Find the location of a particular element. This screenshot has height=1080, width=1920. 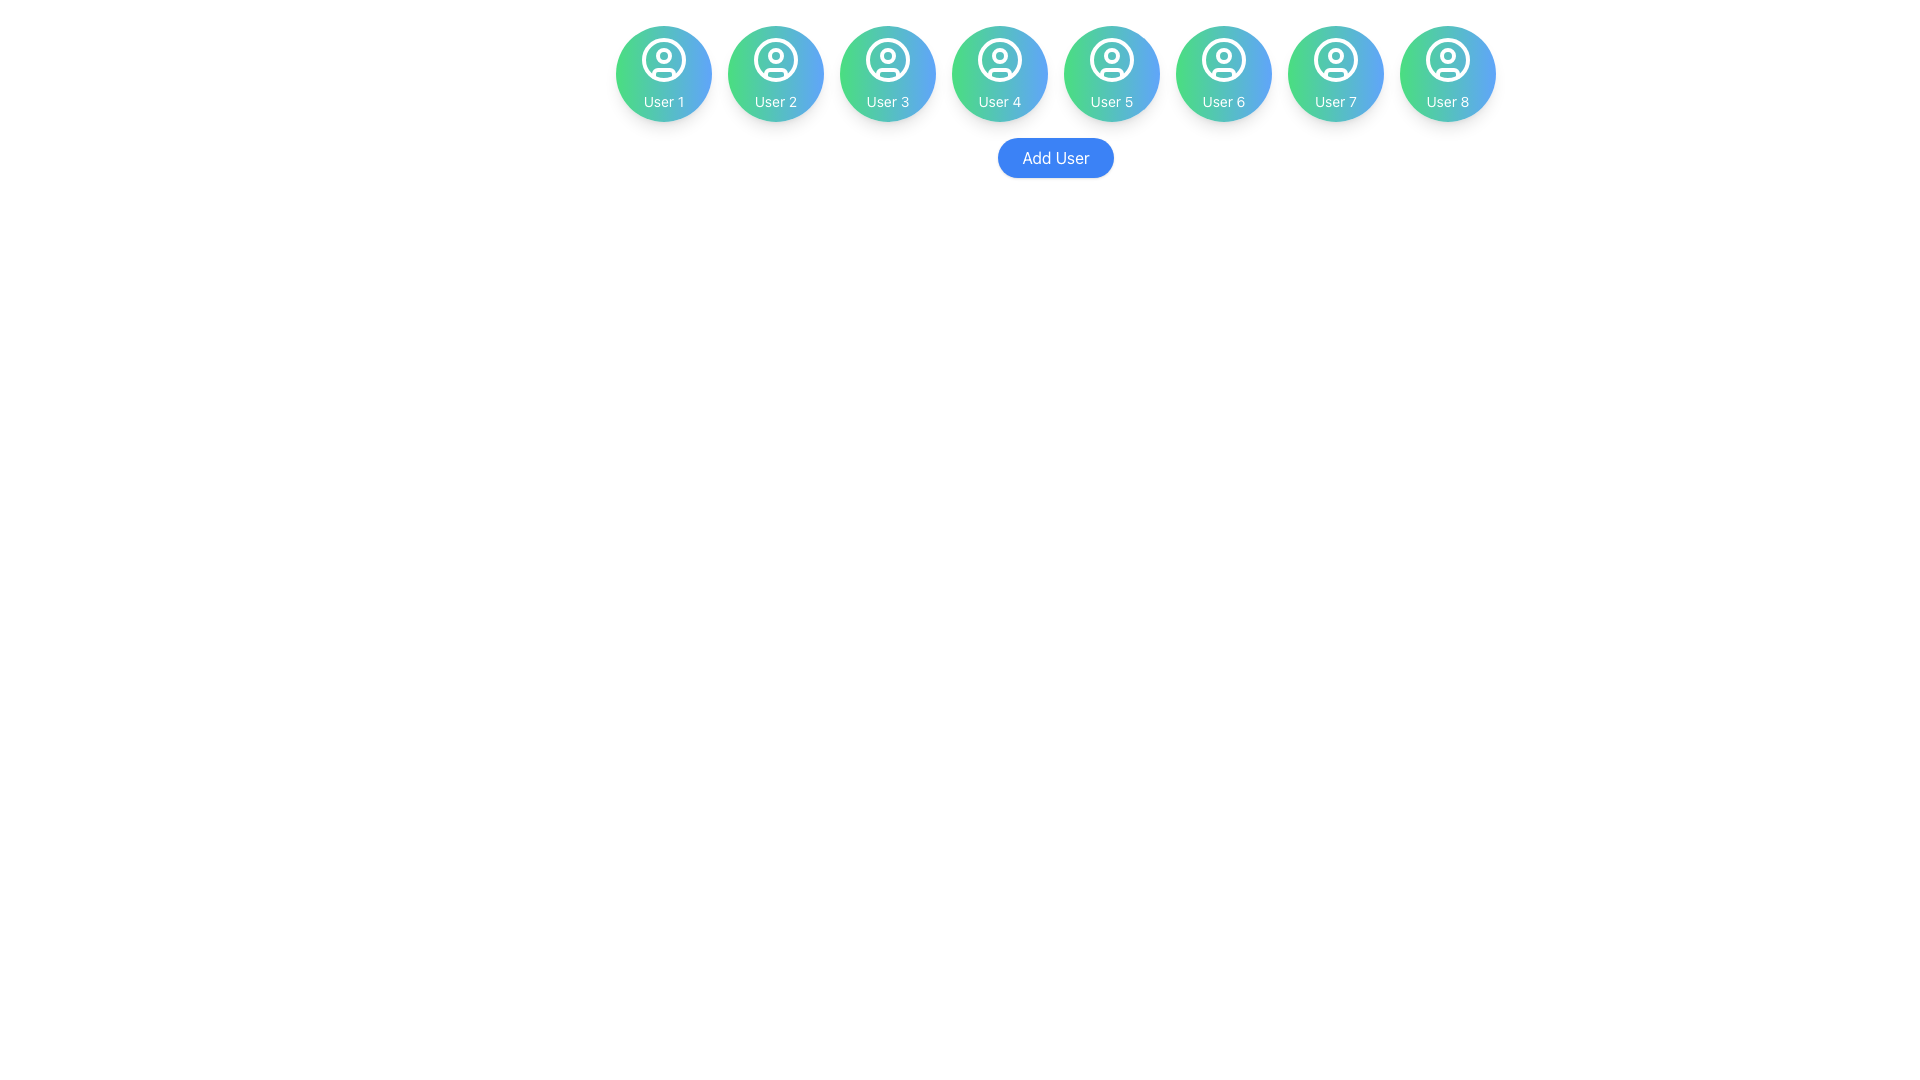

the 'Add User' button, which has a blue background and white text, located below the user icons to initiate user creation is located at coordinates (1055, 157).